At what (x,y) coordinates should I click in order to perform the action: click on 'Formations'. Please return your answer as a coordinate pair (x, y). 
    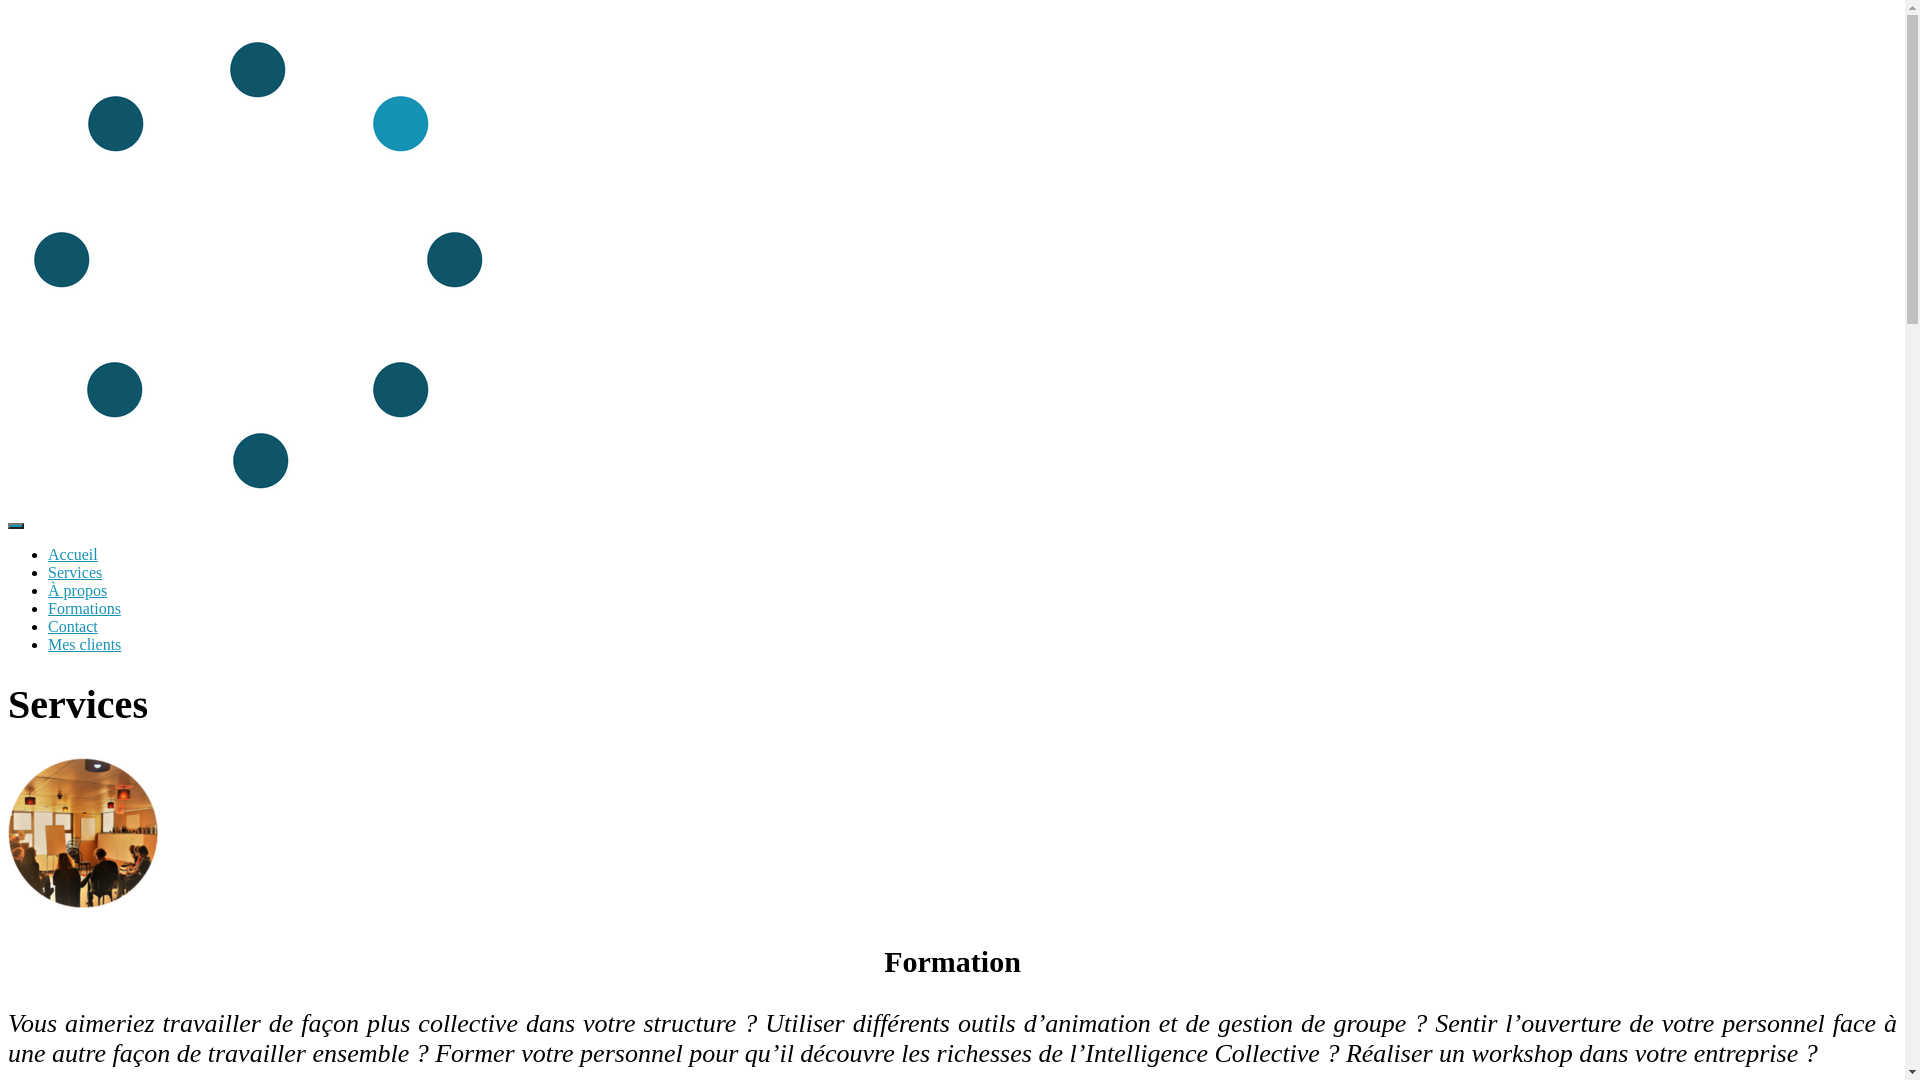
    Looking at the image, I should click on (83, 607).